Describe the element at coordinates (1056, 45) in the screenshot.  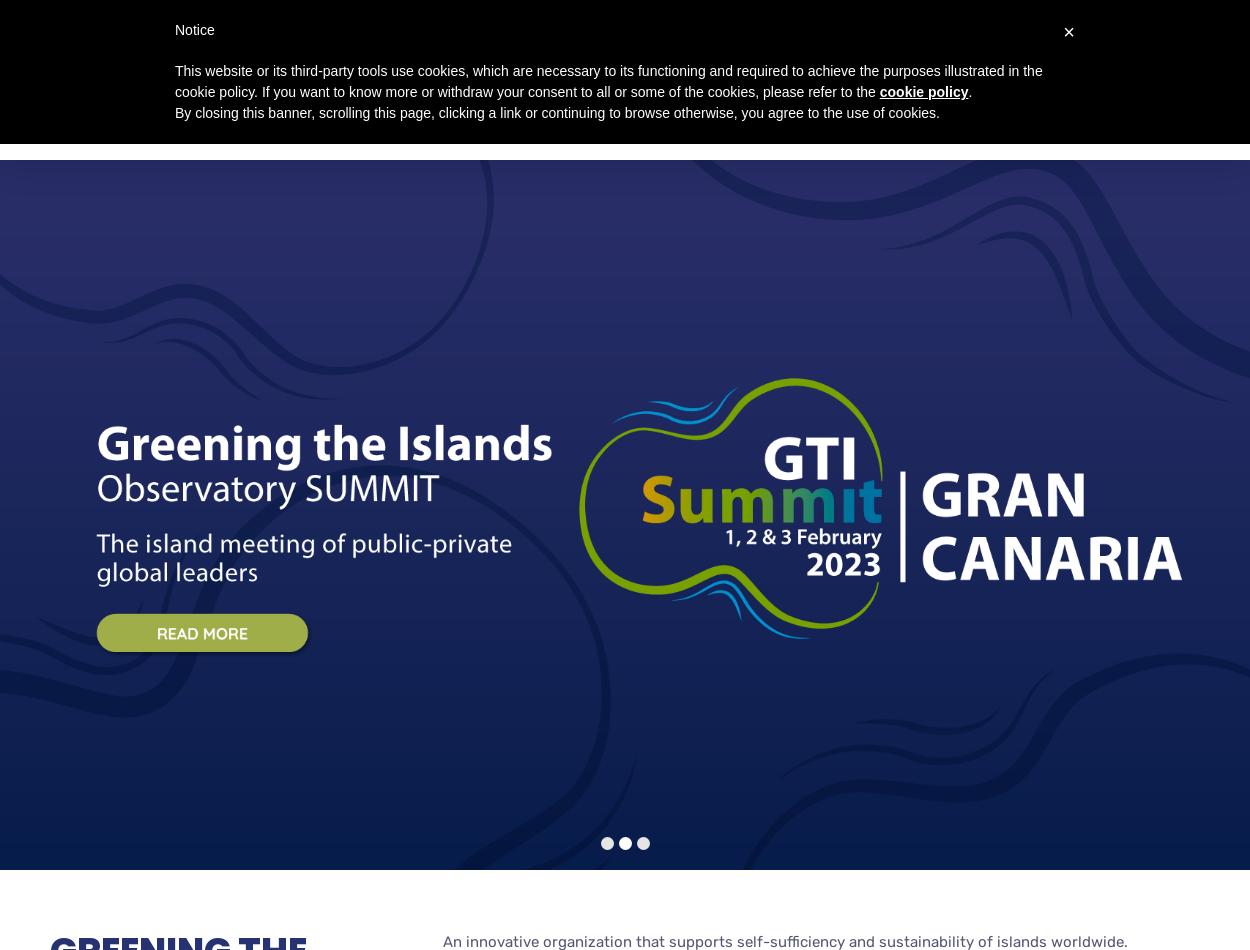
I see `'Search for:'` at that location.